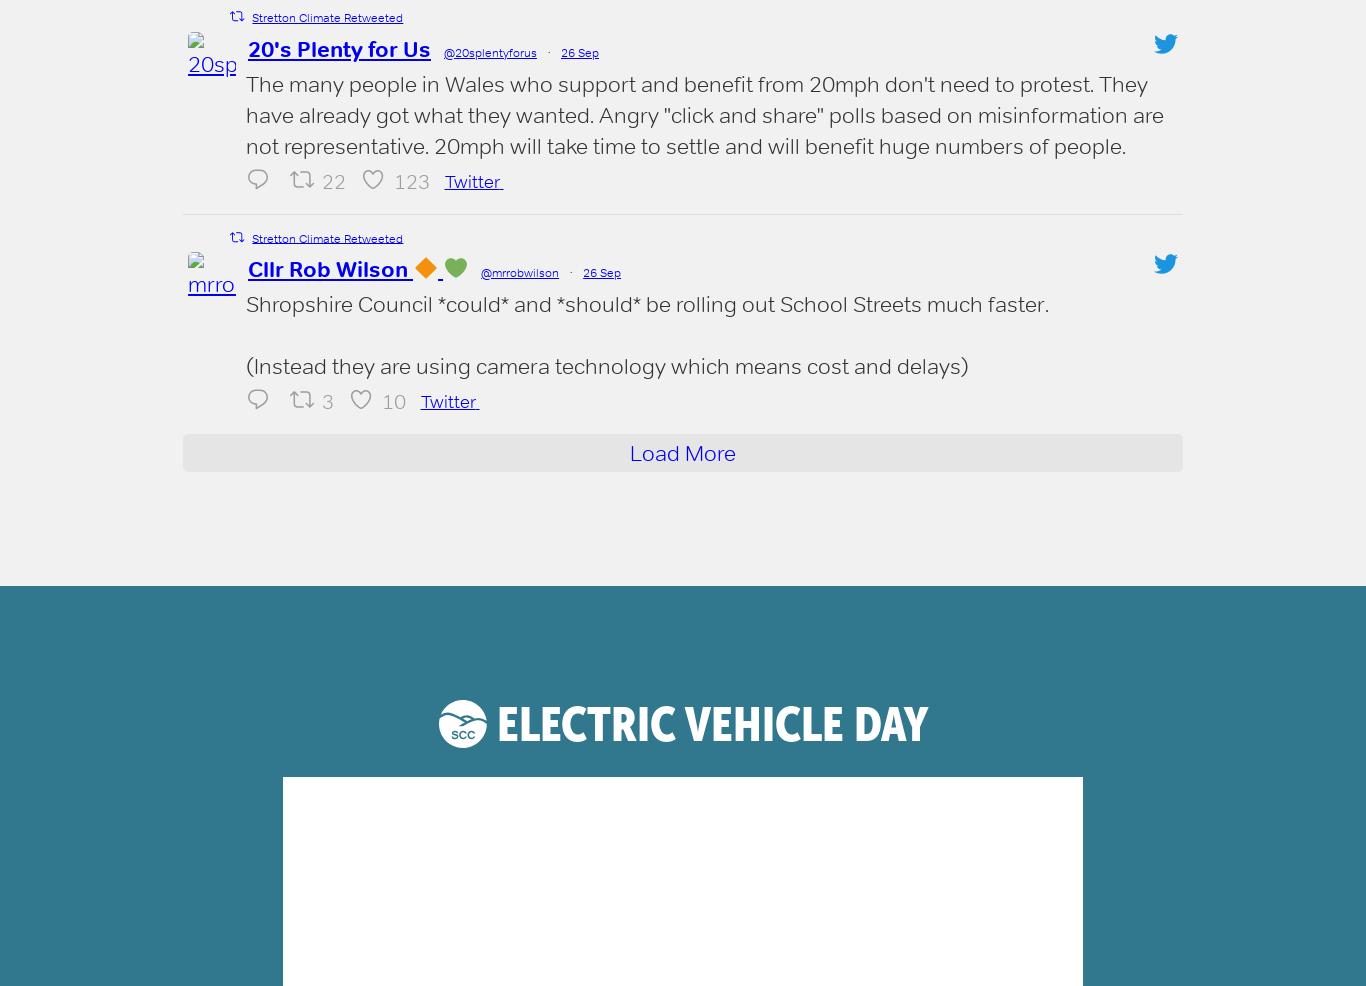 This screenshot has width=1366, height=986. I want to click on 'Electric Vehicle Day', so click(706, 723).